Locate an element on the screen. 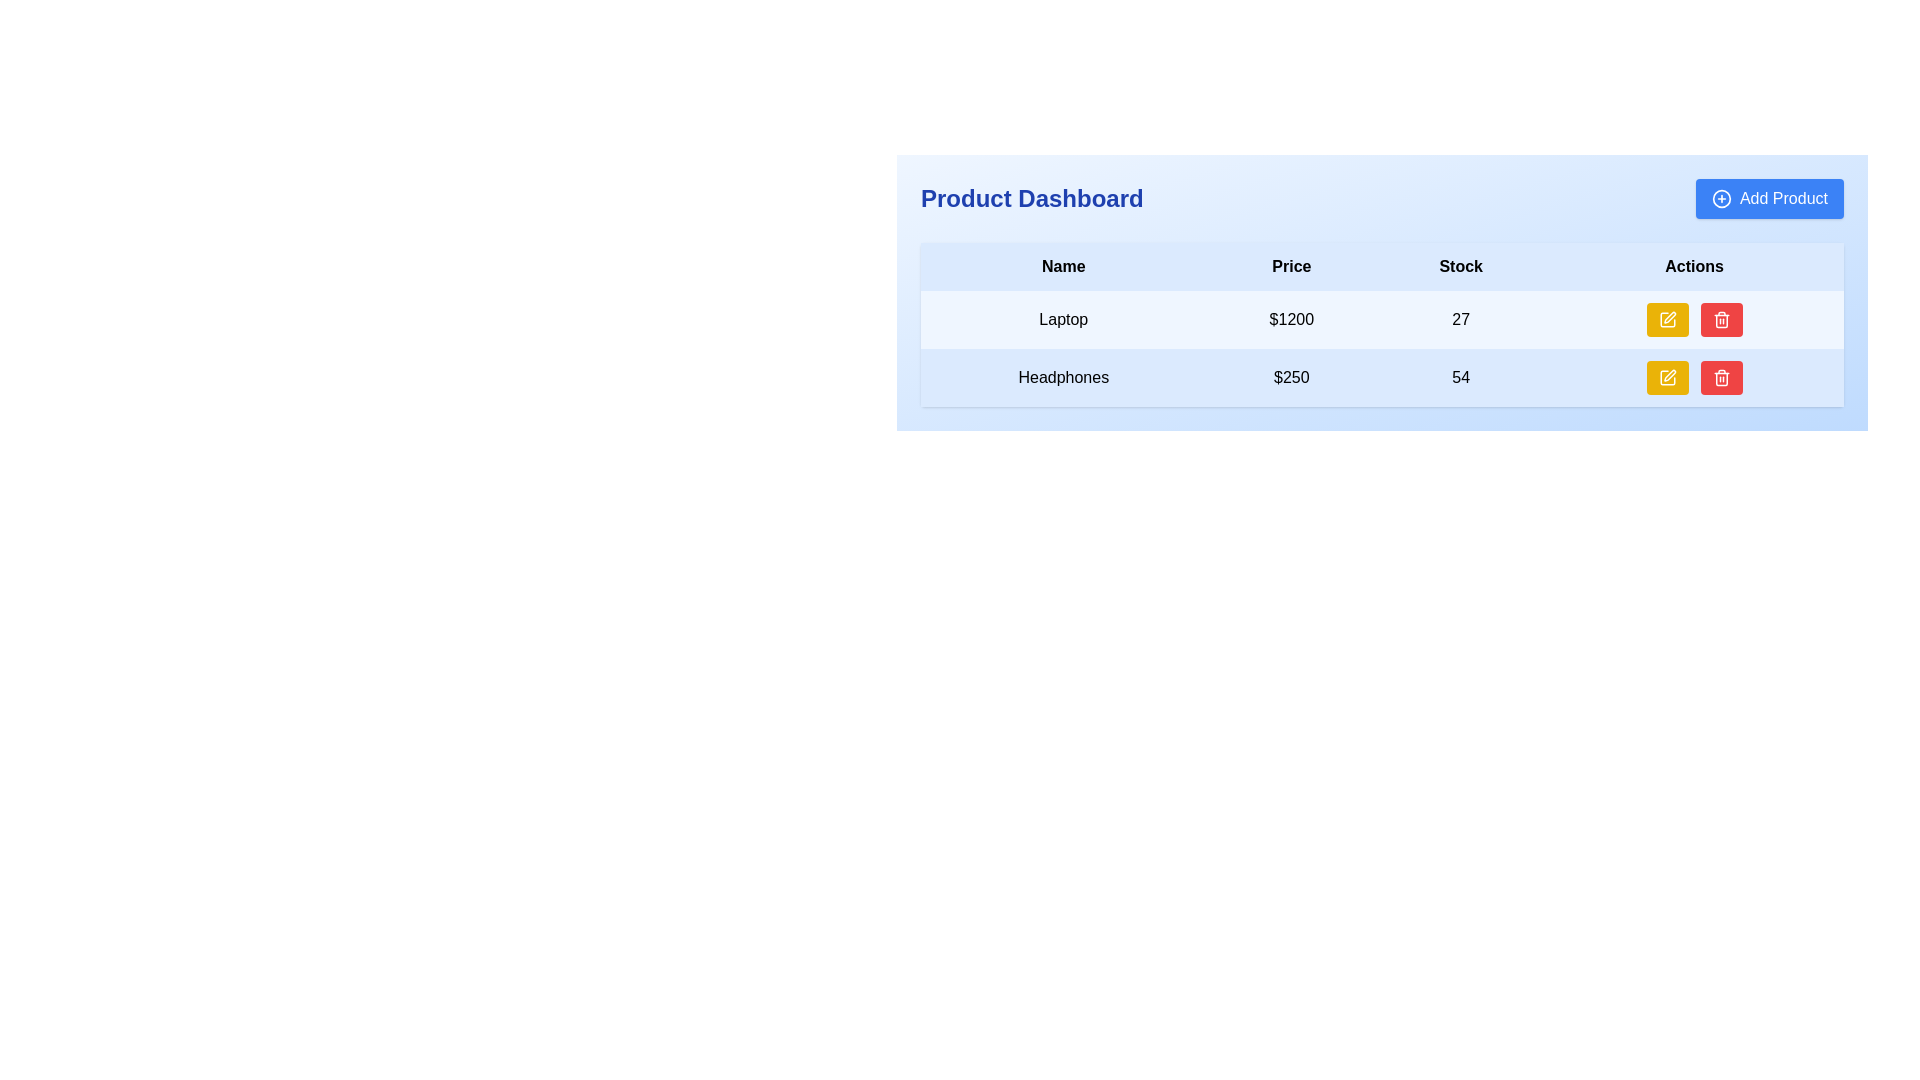 Image resolution: width=1920 pixels, height=1080 pixels. the 'Headphones' product label located in the first cell of the second row under the 'Name' column in the 'Product Dashboard' section is located at coordinates (1062, 378).